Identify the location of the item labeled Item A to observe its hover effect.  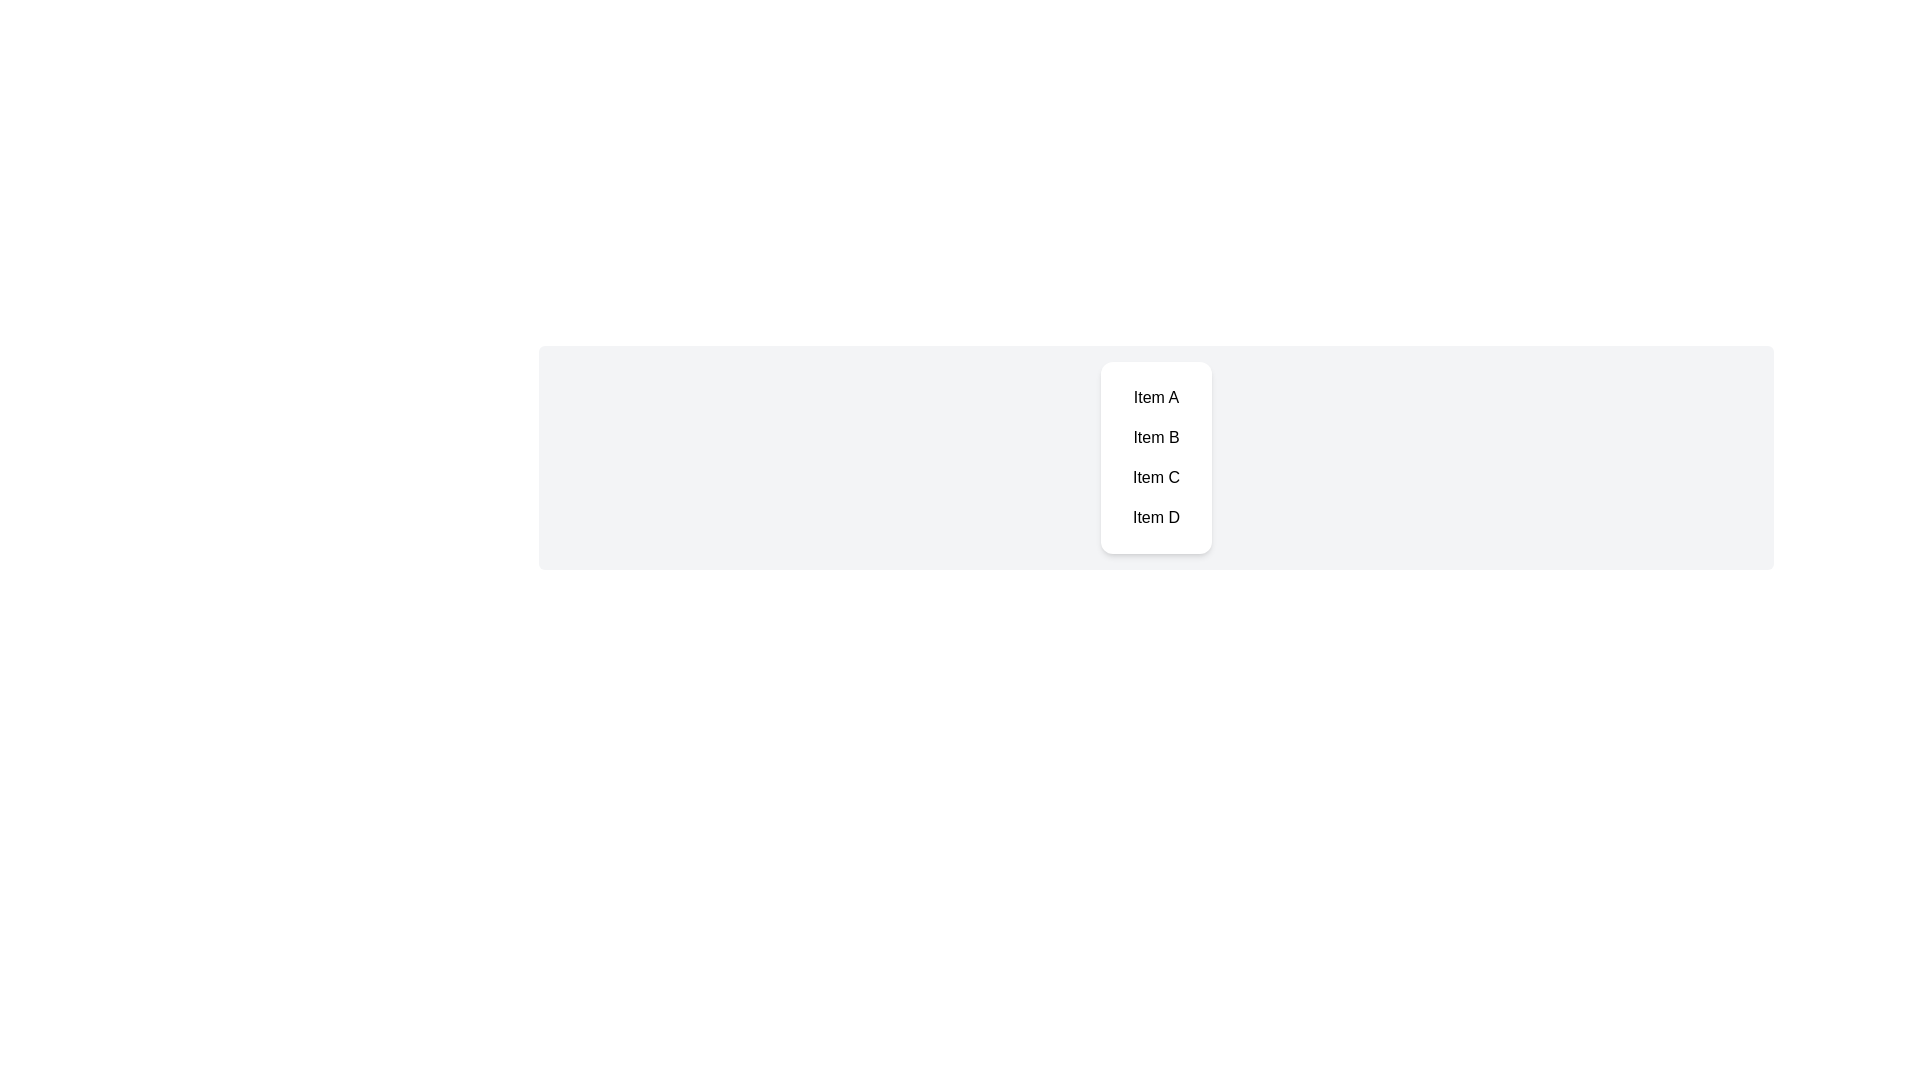
(1156, 397).